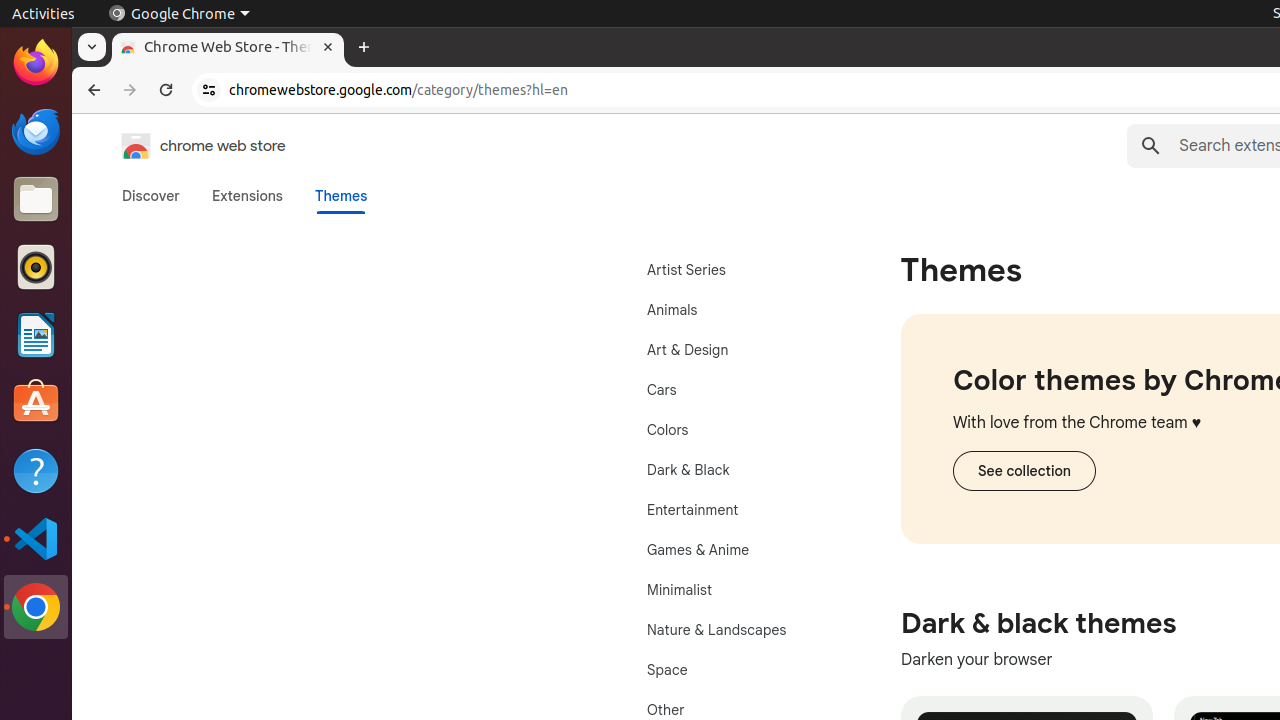 Image resolution: width=1280 pixels, height=720 pixels. What do you see at coordinates (90, 90) in the screenshot?
I see `'Back'` at bounding box center [90, 90].